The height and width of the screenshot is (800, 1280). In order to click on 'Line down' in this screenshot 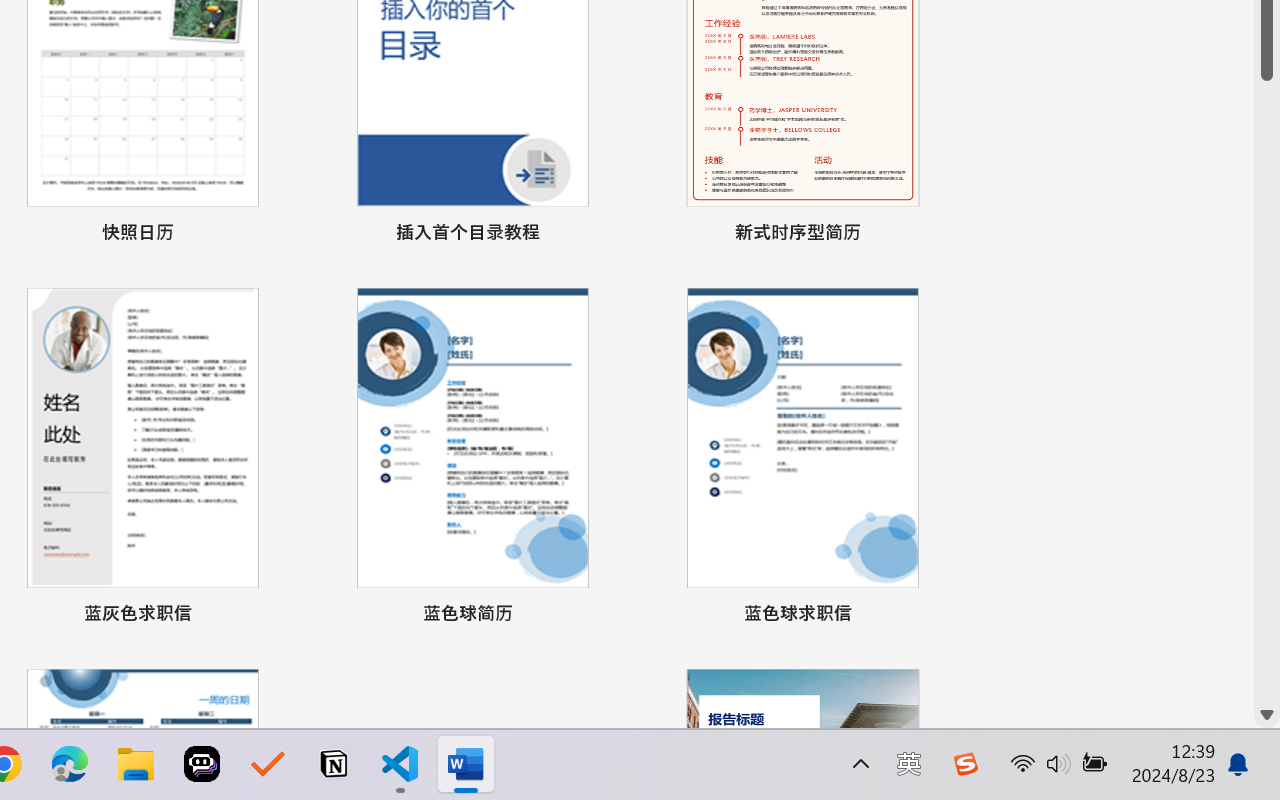, I will do `click(1266, 714)`.